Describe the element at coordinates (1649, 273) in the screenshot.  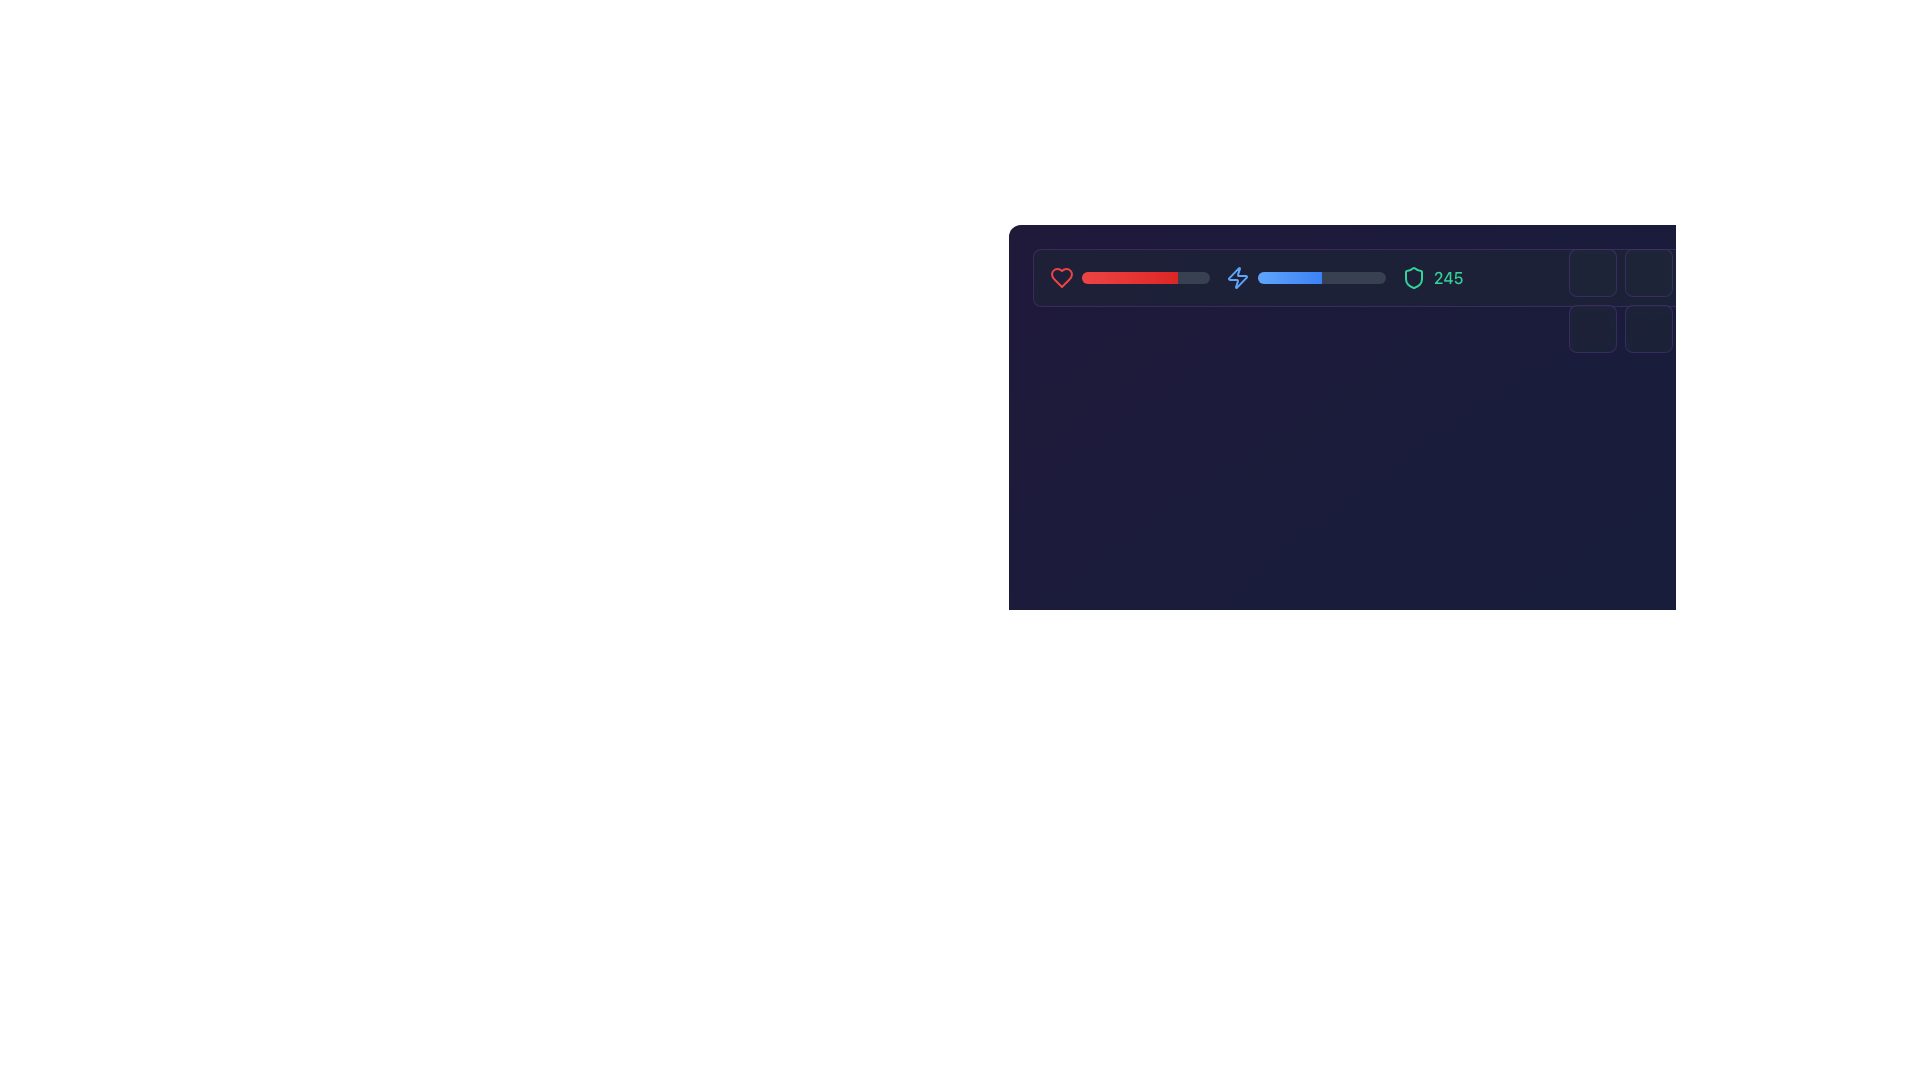
I see `the square button with rounded corners located in the top-right corner of the interface, which features a transparent backdrop blur effect and a light purple soft border, to observe the changes upon hovering` at that location.